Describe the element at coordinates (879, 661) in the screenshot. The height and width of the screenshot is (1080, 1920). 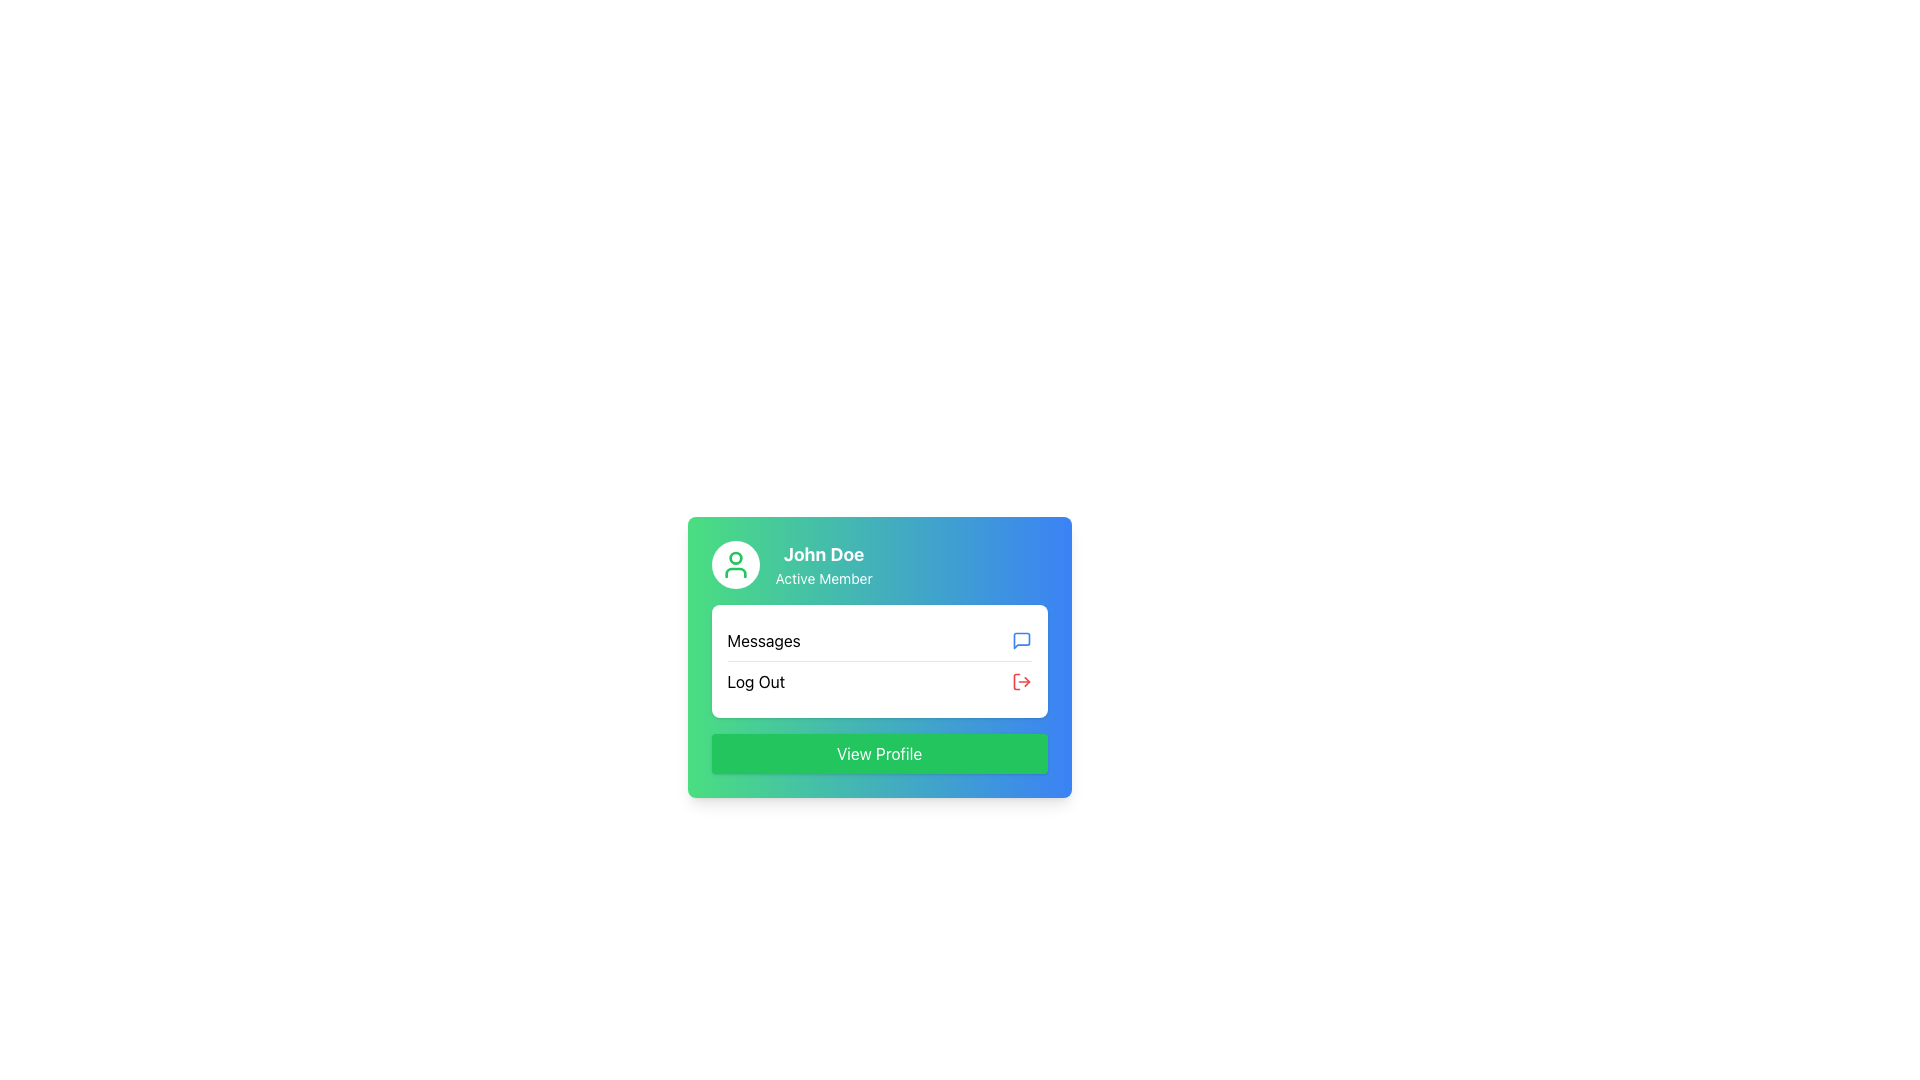
I see `the 'Messages' option in the menu located centrally below the user details and above the 'View Profile' button` at that location.